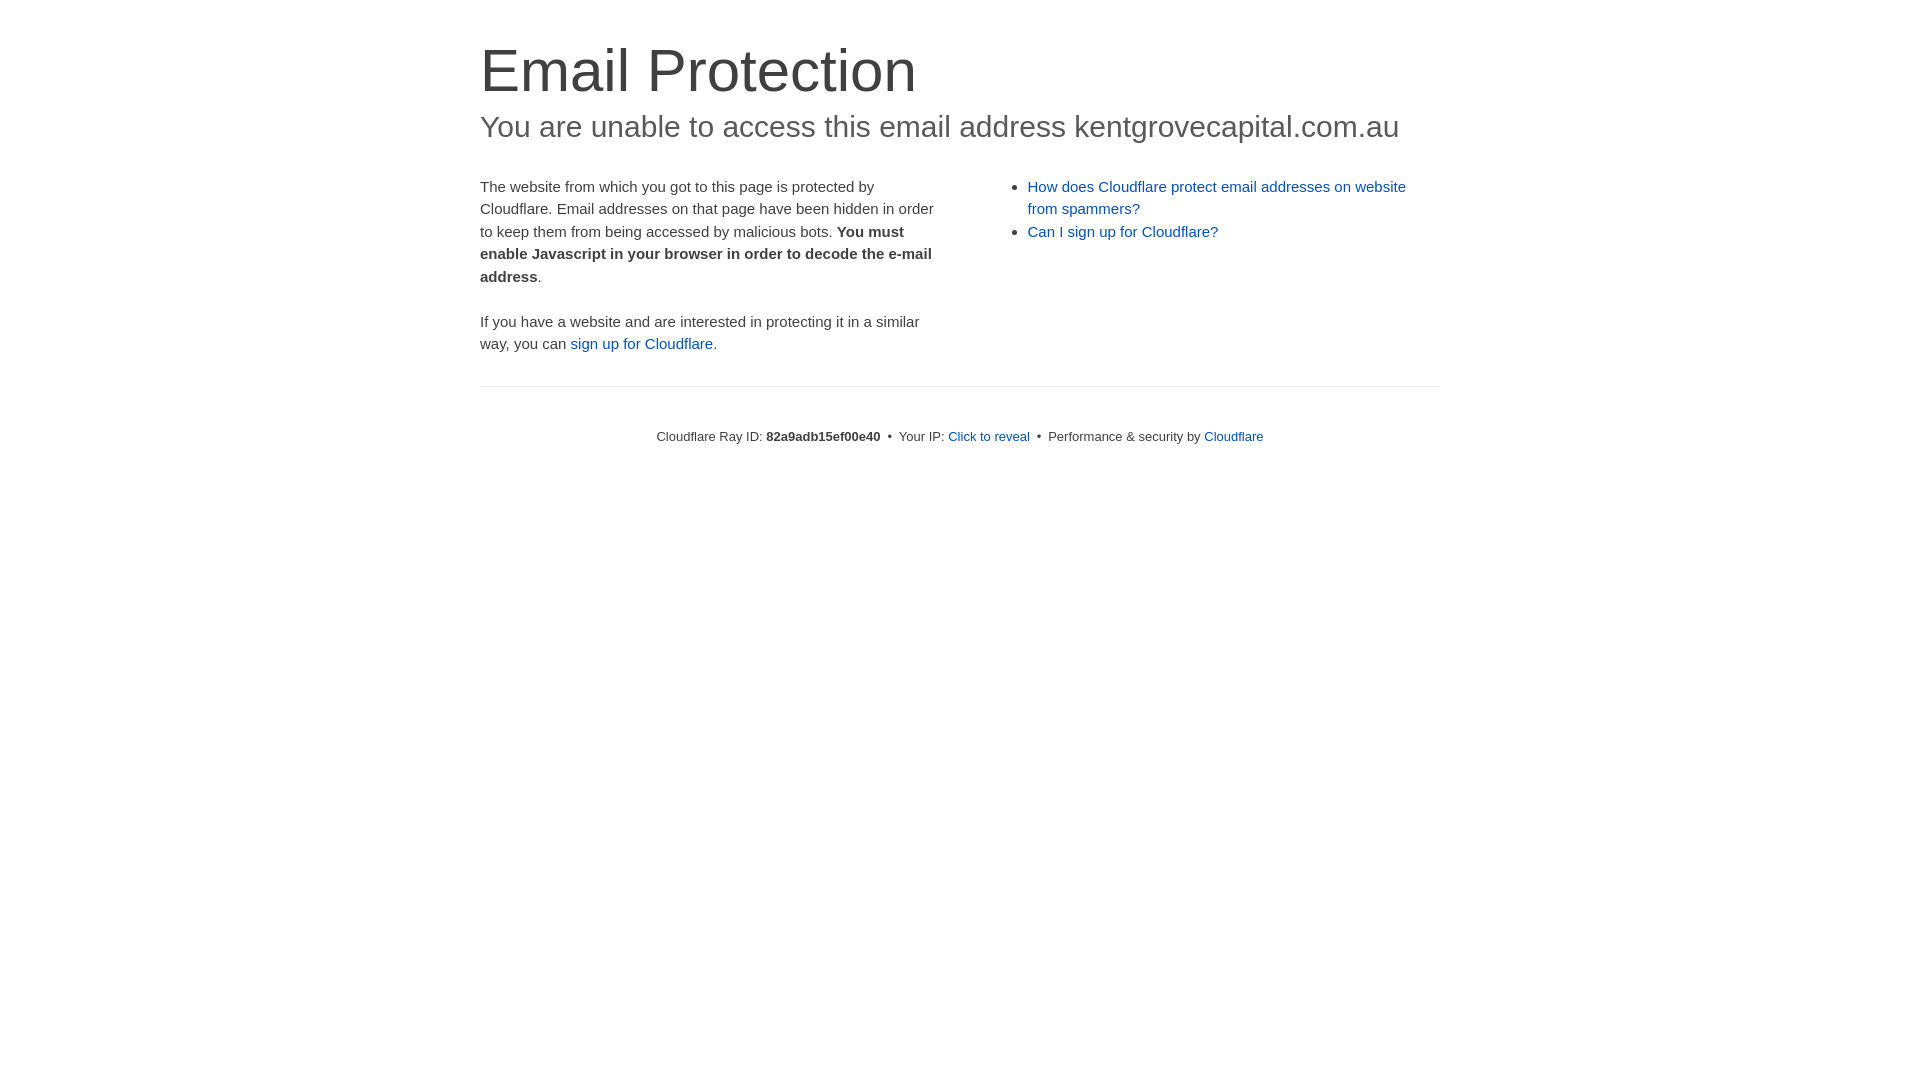 This screenshot has height=1080, width=1920. I want to click on 'Can I sign up for Cloudflare?', so click(1123, 230).